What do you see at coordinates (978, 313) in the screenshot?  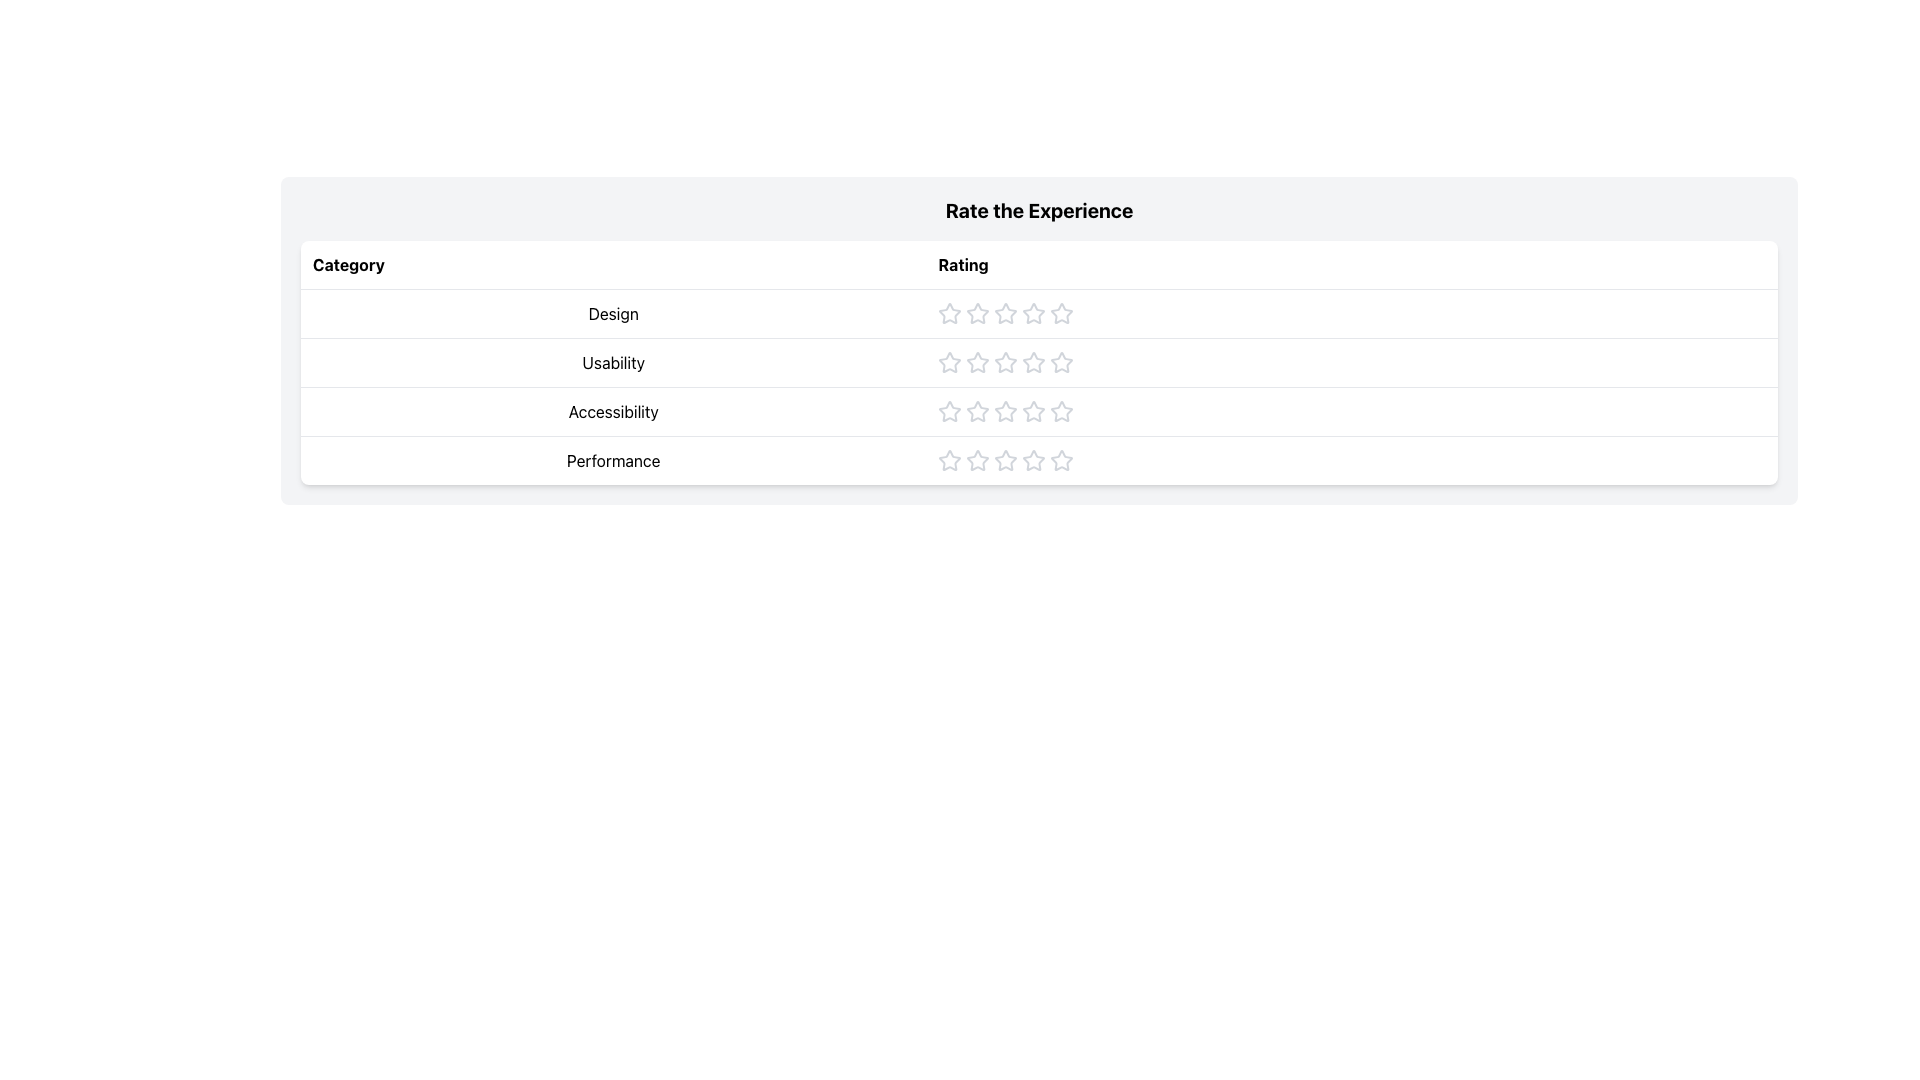 I see `the second star icon in the 'Design' row` at bounding box center [978, 313].